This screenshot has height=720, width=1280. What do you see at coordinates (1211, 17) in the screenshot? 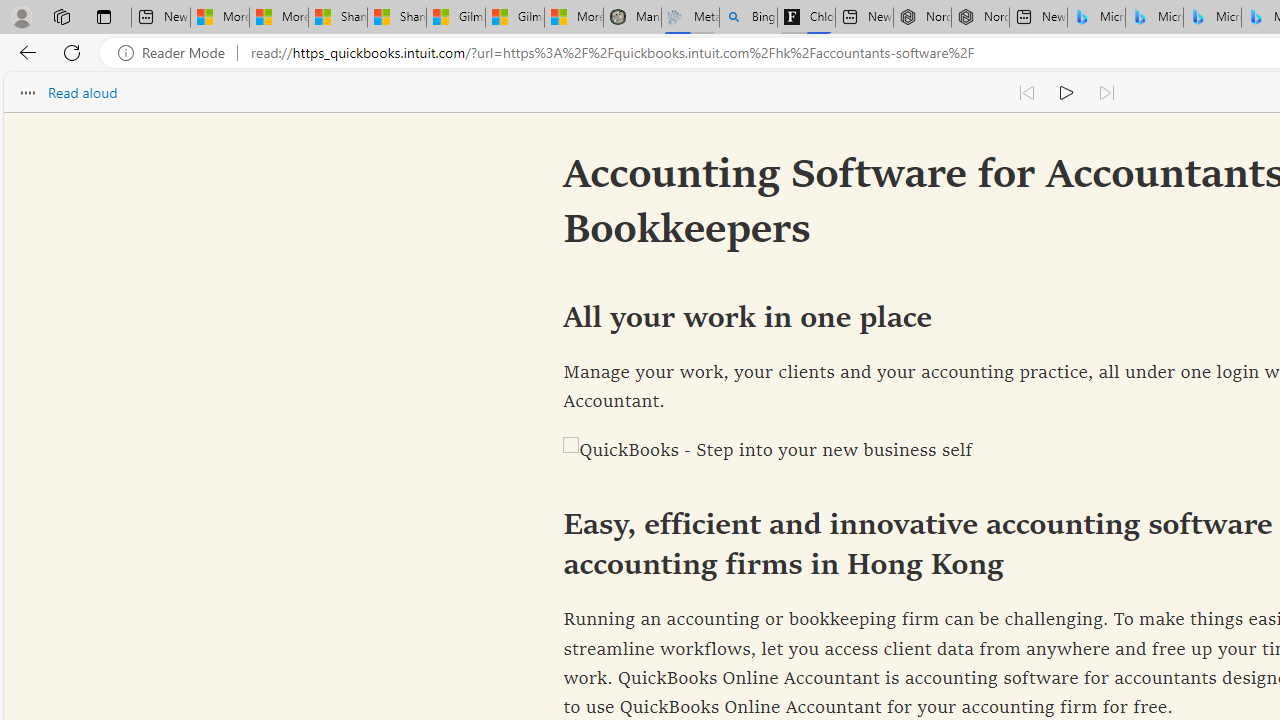
I see `'Microsoft Bing Travel - Shangri-La Hotel Bangkok'` at bounding box center [1211, 17].